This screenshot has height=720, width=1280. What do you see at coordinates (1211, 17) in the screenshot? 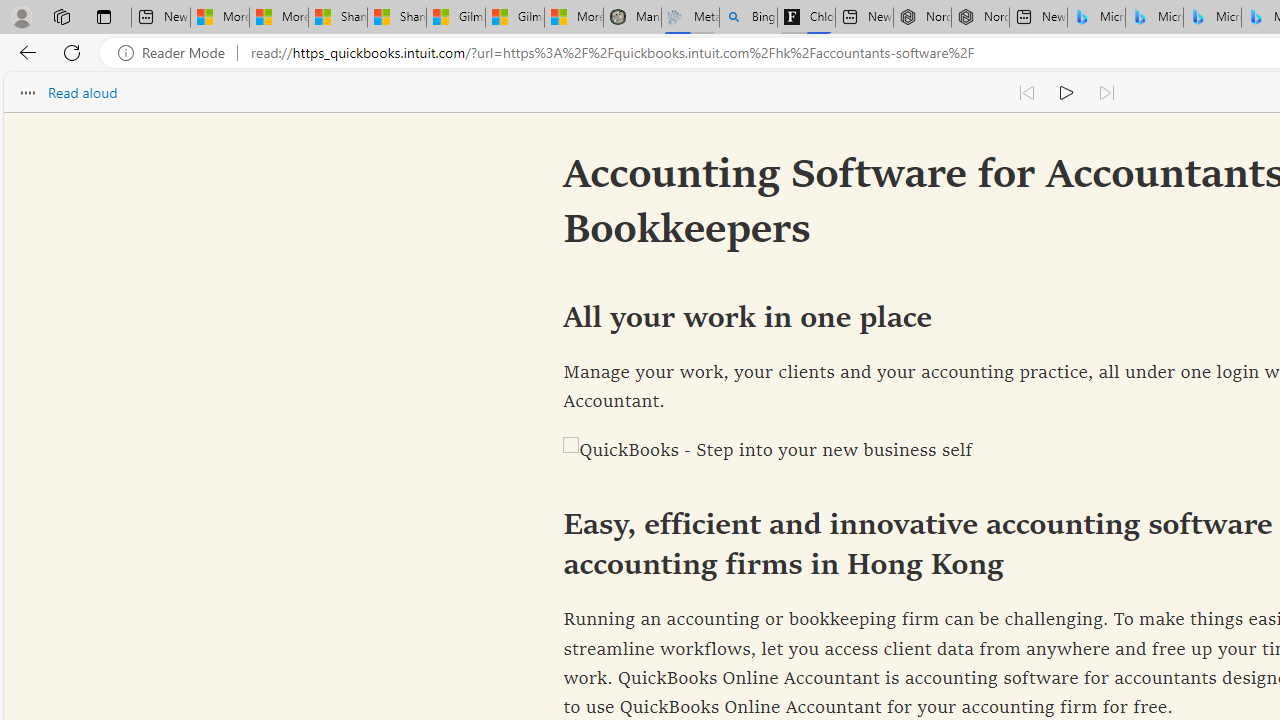
I see `'Microsoft Bing Travel - Shangri-La Hotel Bangkok'` at bounding box center [1211, 17].